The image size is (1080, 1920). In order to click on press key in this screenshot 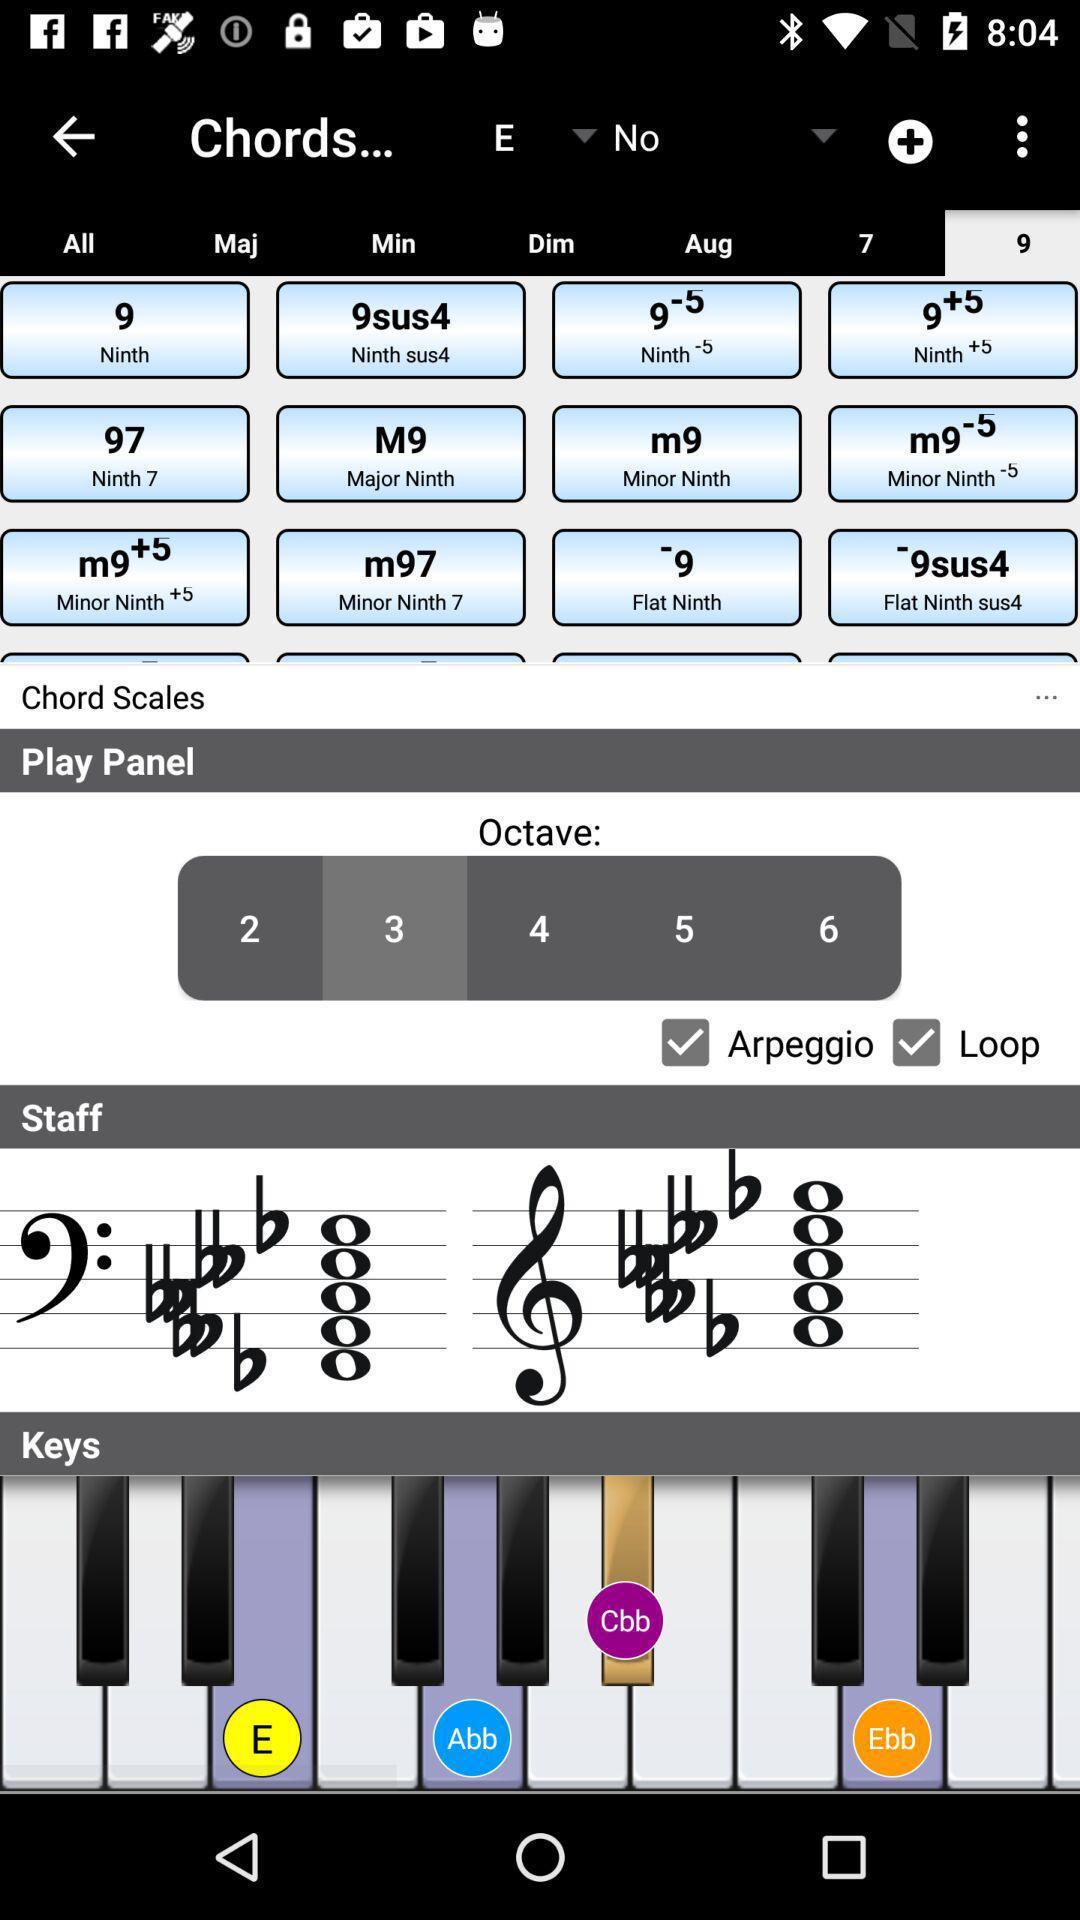, I will do `click(51, 1633)`.